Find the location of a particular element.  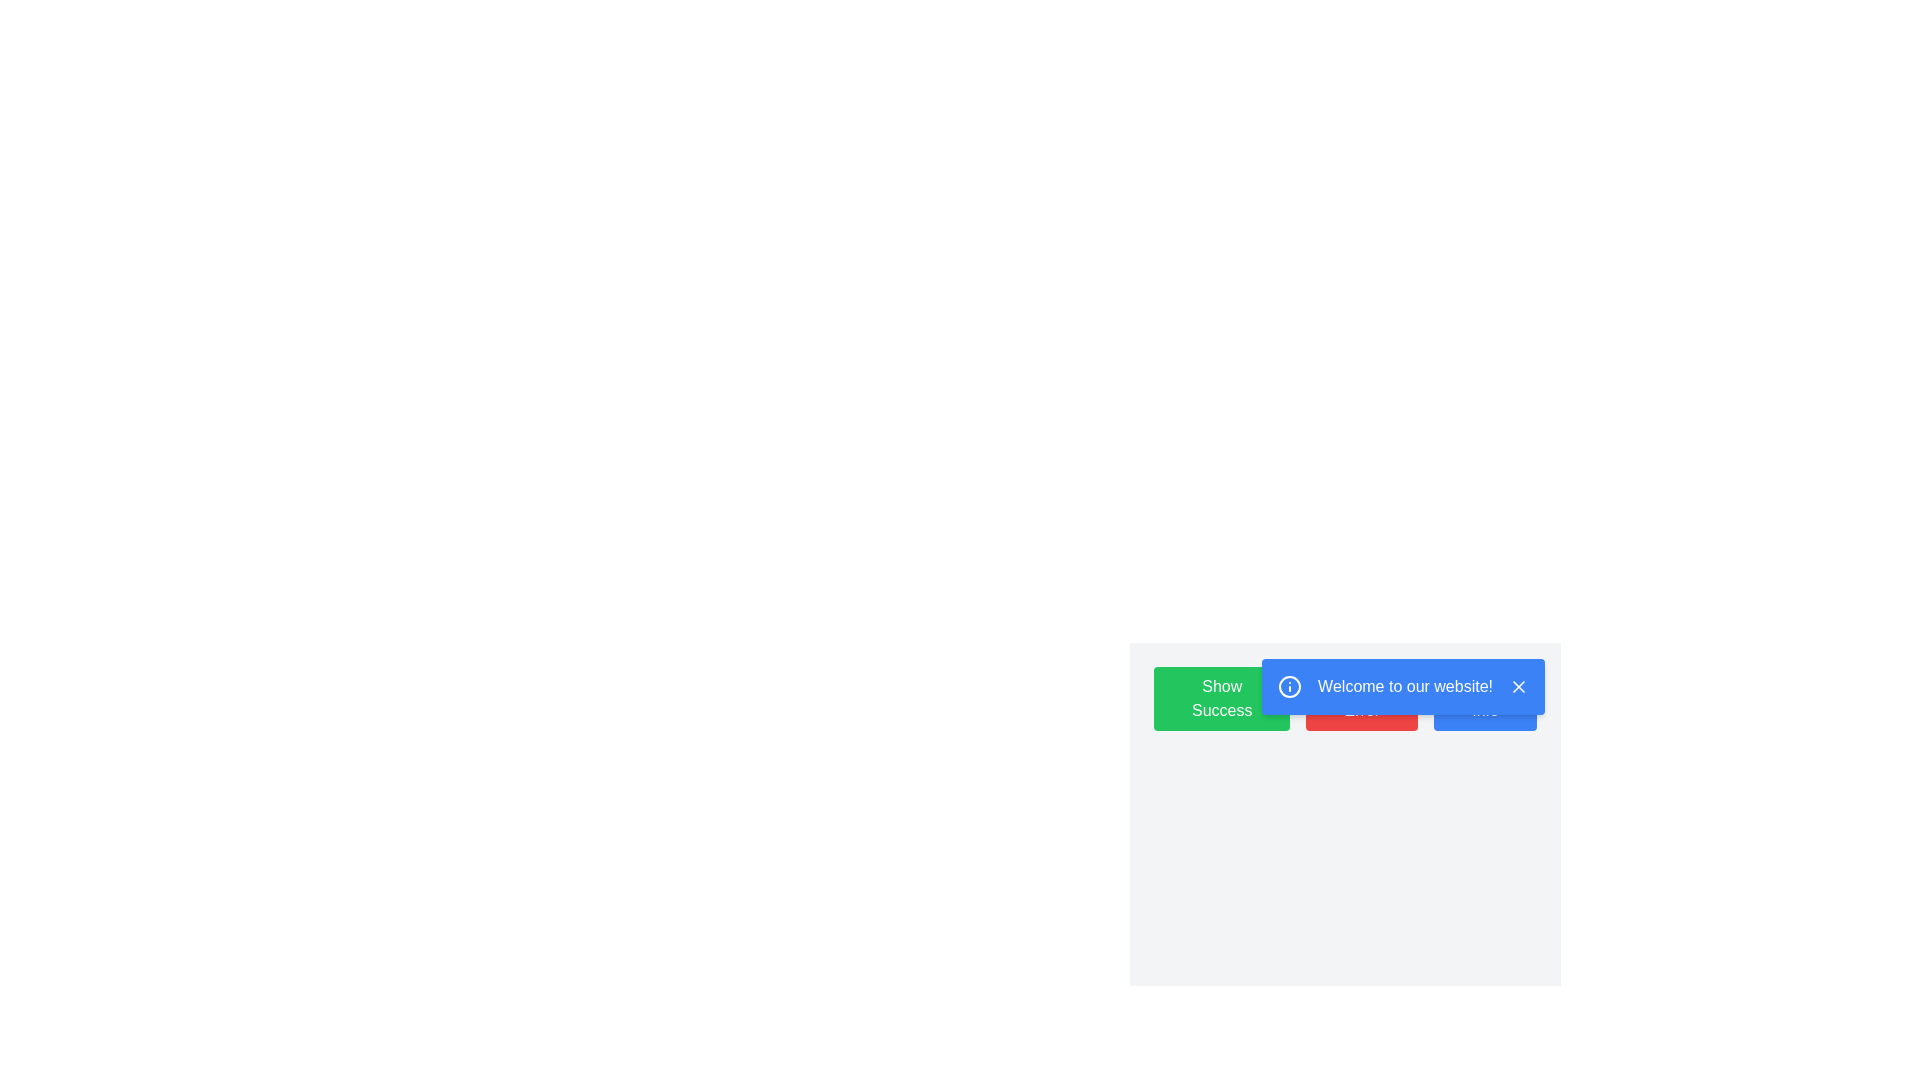

the circular shape with a blue outline in the notification box that contains the text 'Welcome to our website!' is located at coordinates (1290, 685).